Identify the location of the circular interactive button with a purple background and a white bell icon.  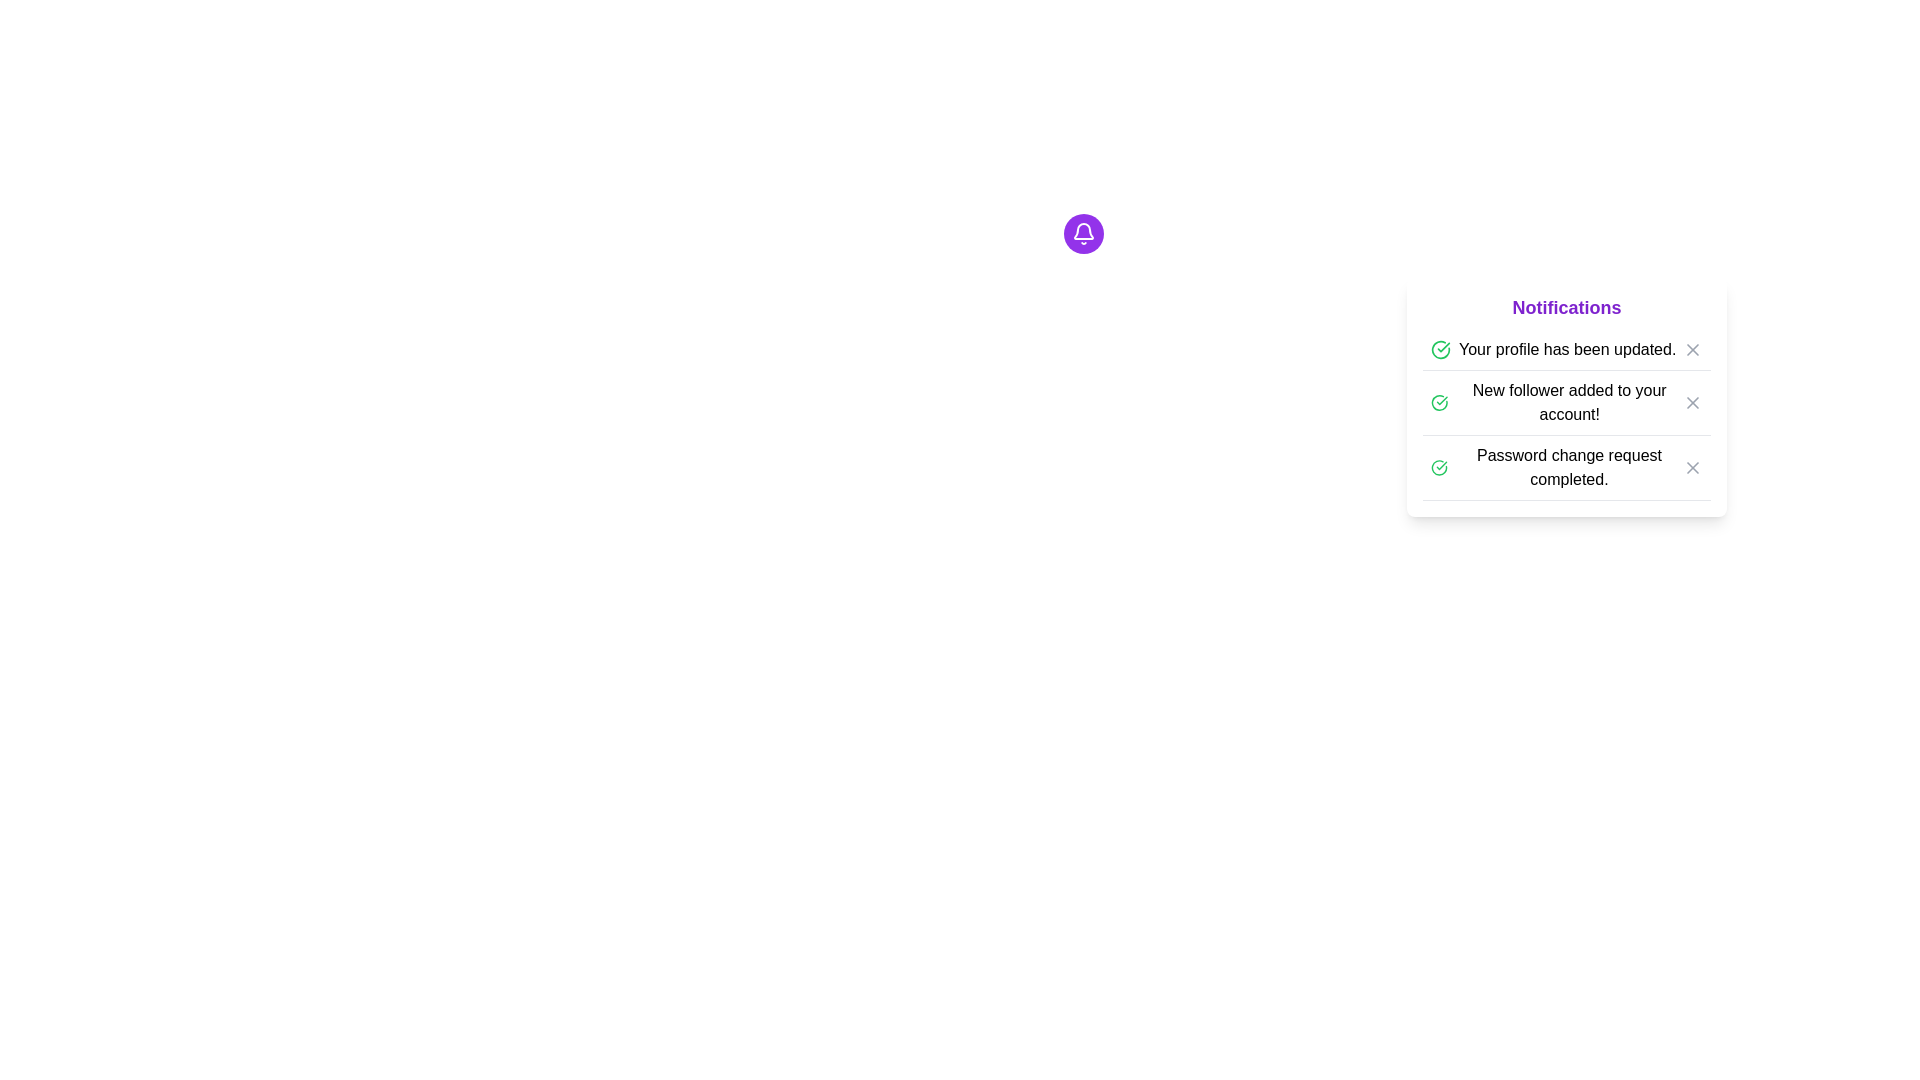
(1082, 233).